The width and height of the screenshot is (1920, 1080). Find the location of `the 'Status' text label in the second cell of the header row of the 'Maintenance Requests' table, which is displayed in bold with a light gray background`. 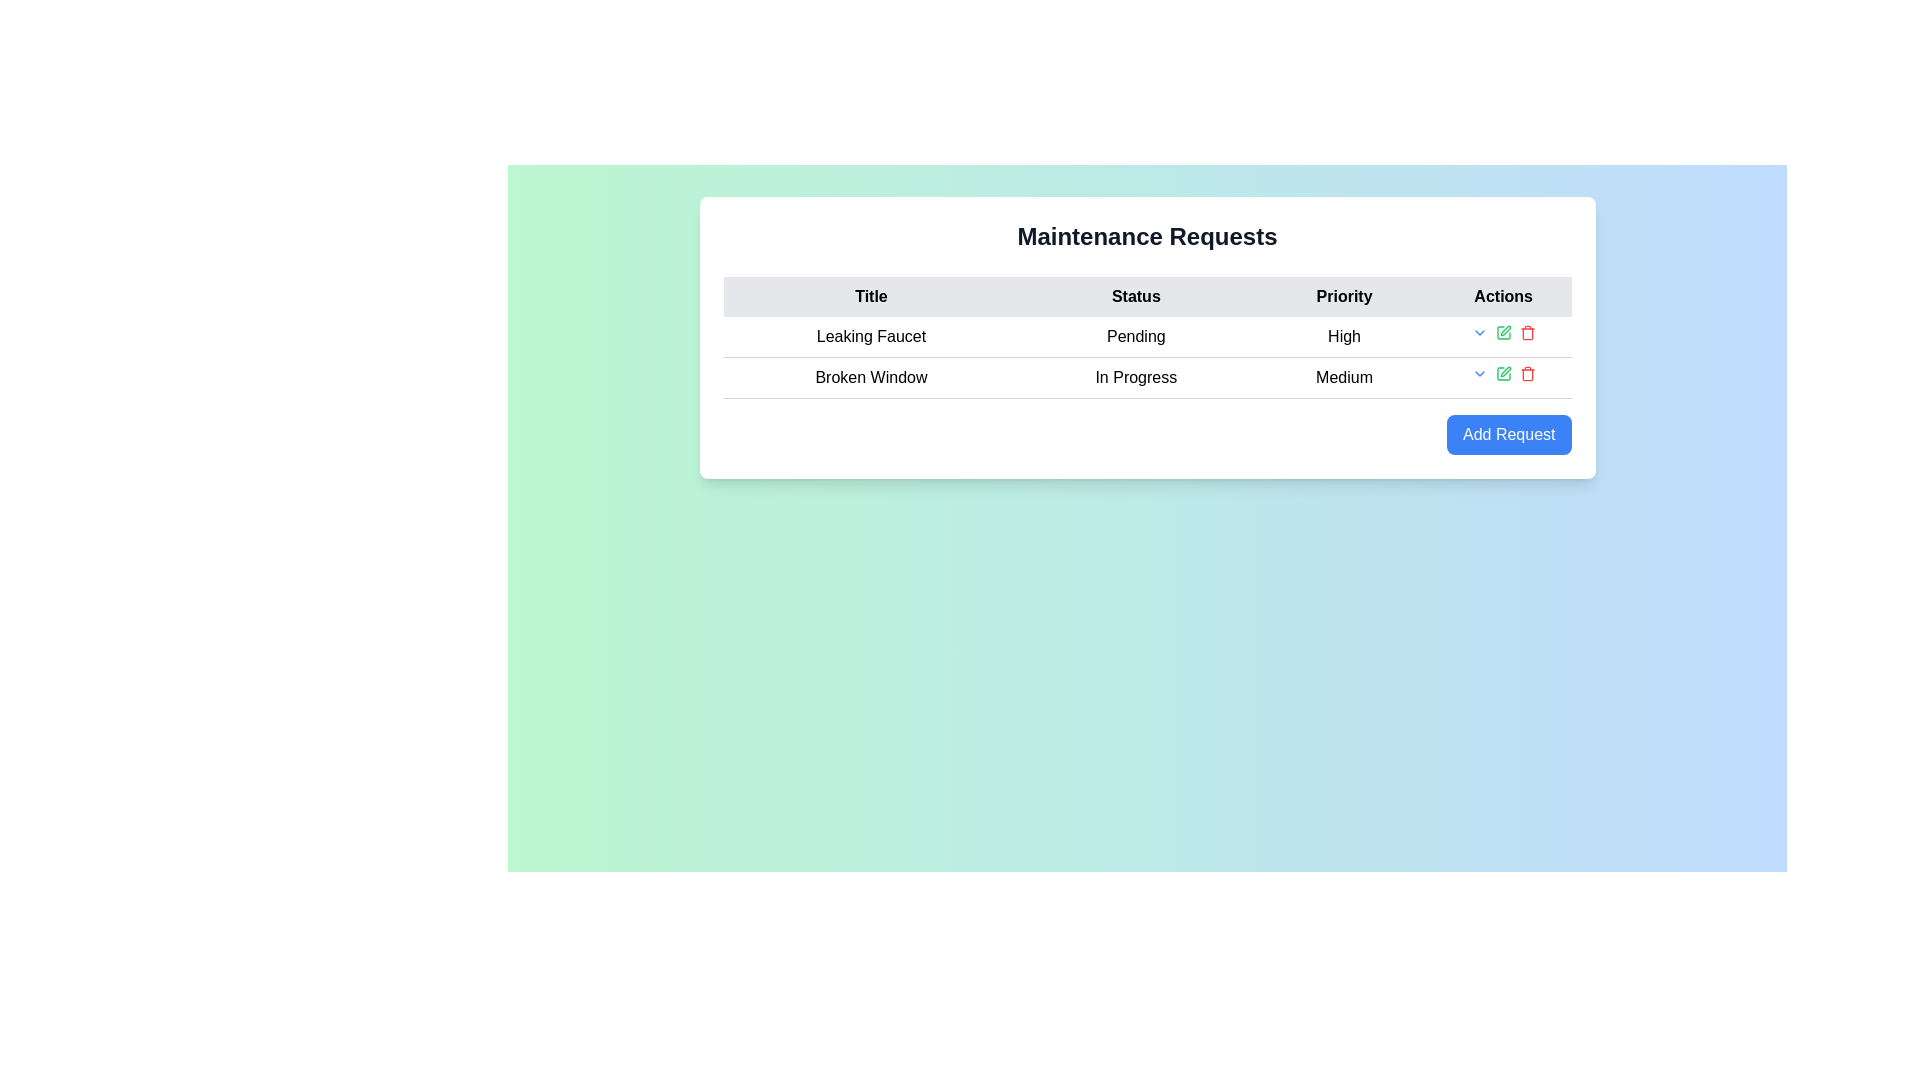

the 'Status' text label in the second cell of the header row of the 'Maintenance Requests' table, which is displayed in bold with a light gray background is located at coordinates (1136, 297).